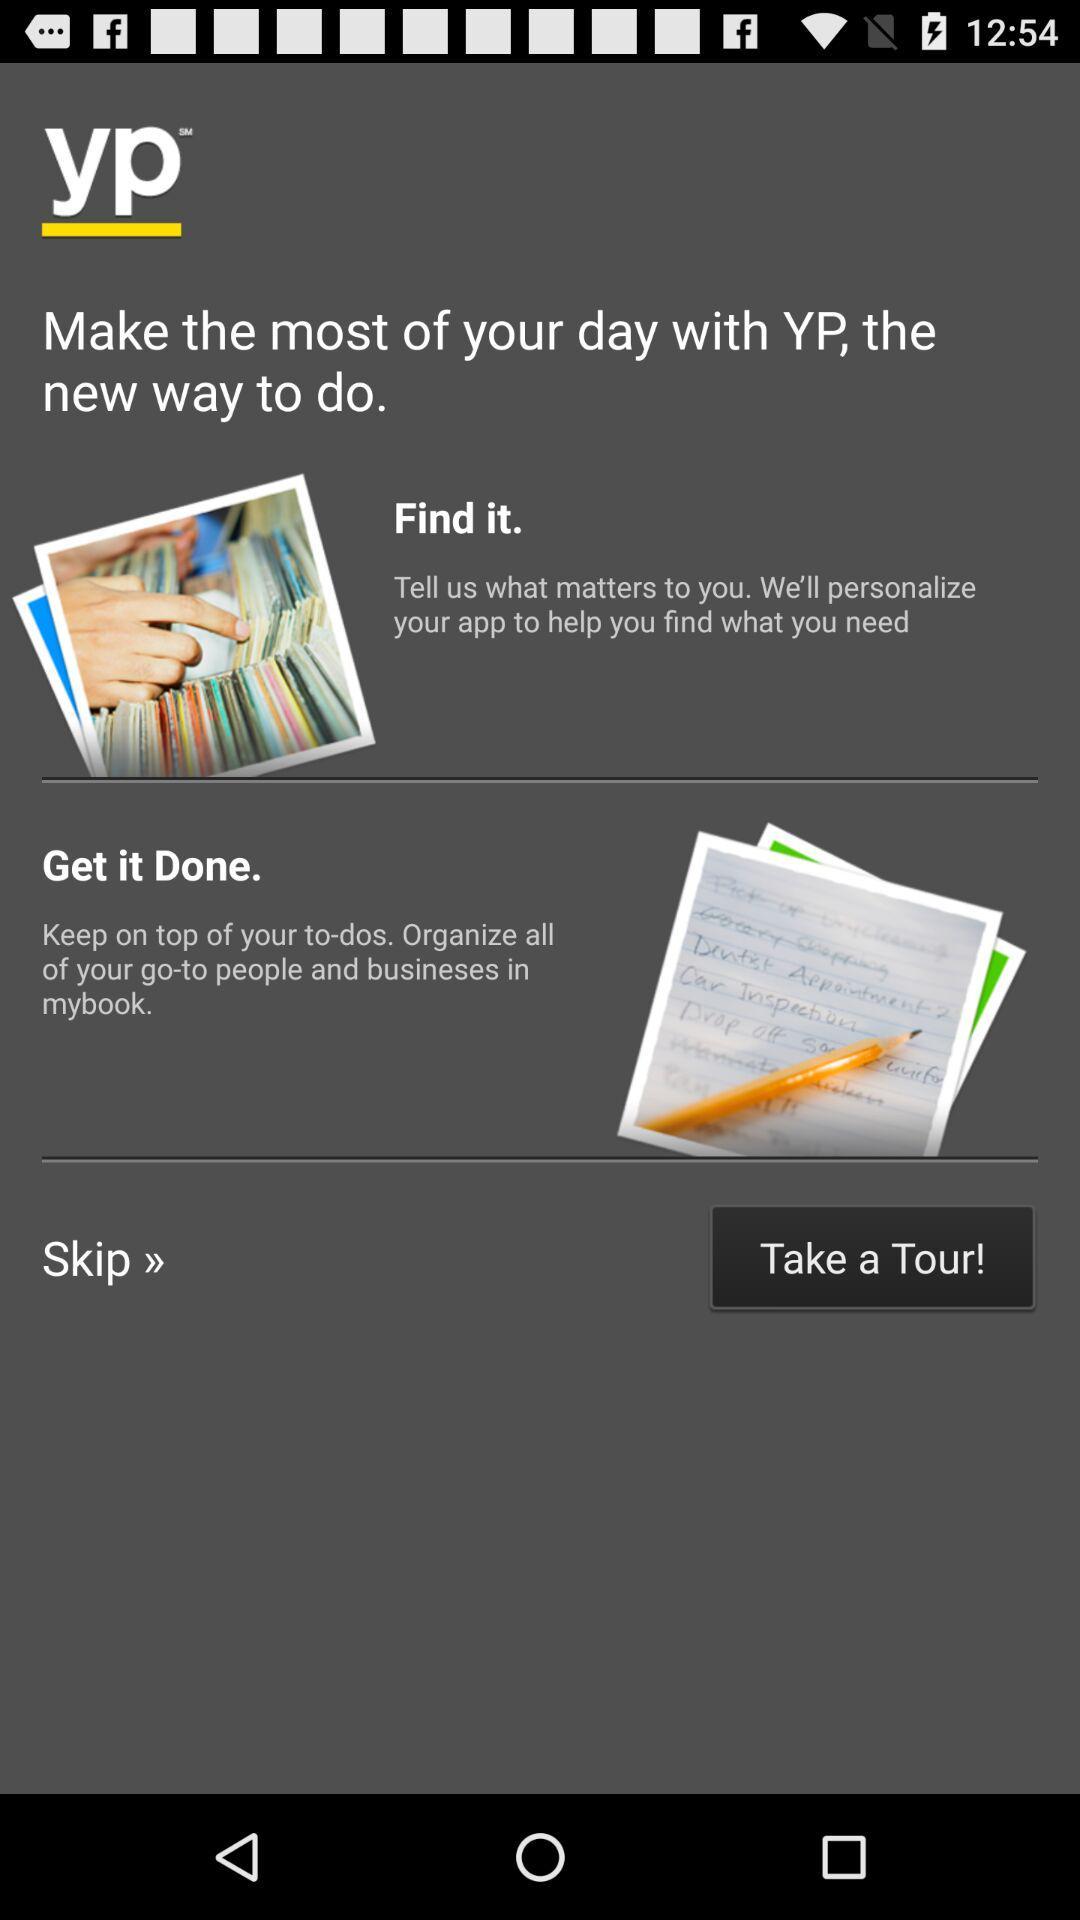 The image size is (1080, 1920). Describe the element at coordinates (103, 1256) in the screenshot. I see `the icon to the left of take a tour! icon` at that location.